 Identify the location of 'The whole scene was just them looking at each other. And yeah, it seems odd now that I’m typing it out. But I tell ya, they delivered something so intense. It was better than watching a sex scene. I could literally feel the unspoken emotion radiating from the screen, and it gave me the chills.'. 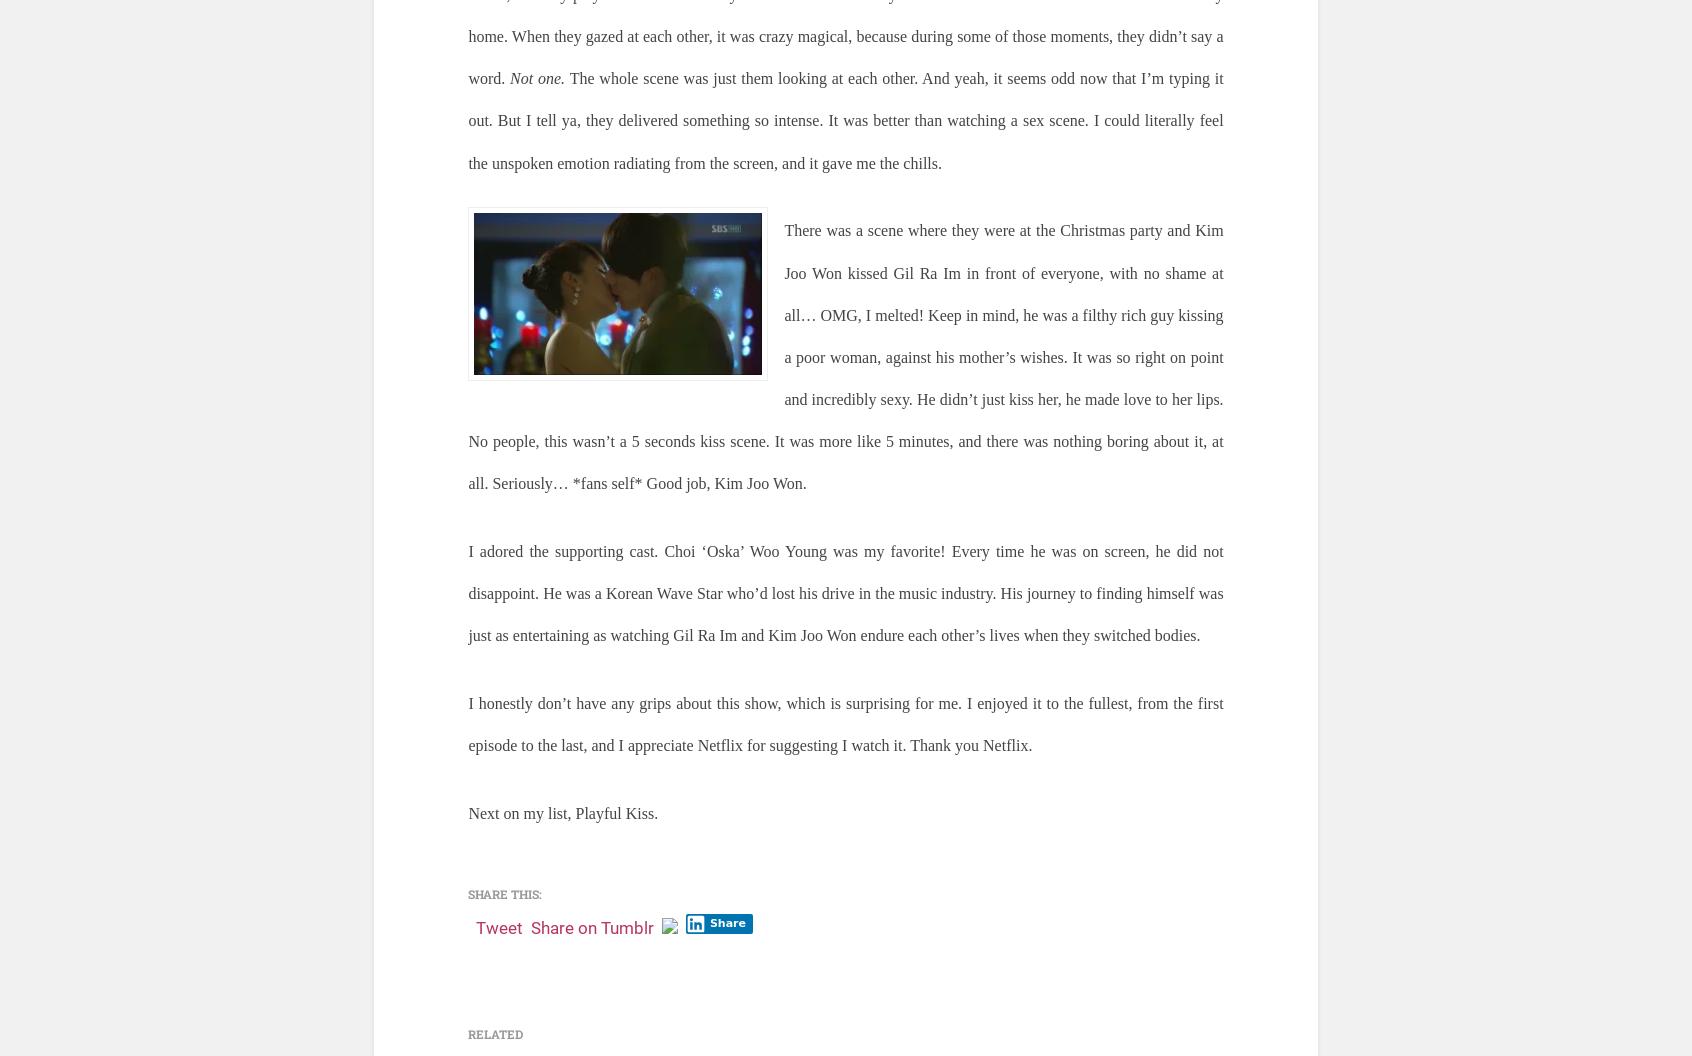
(845, 119).